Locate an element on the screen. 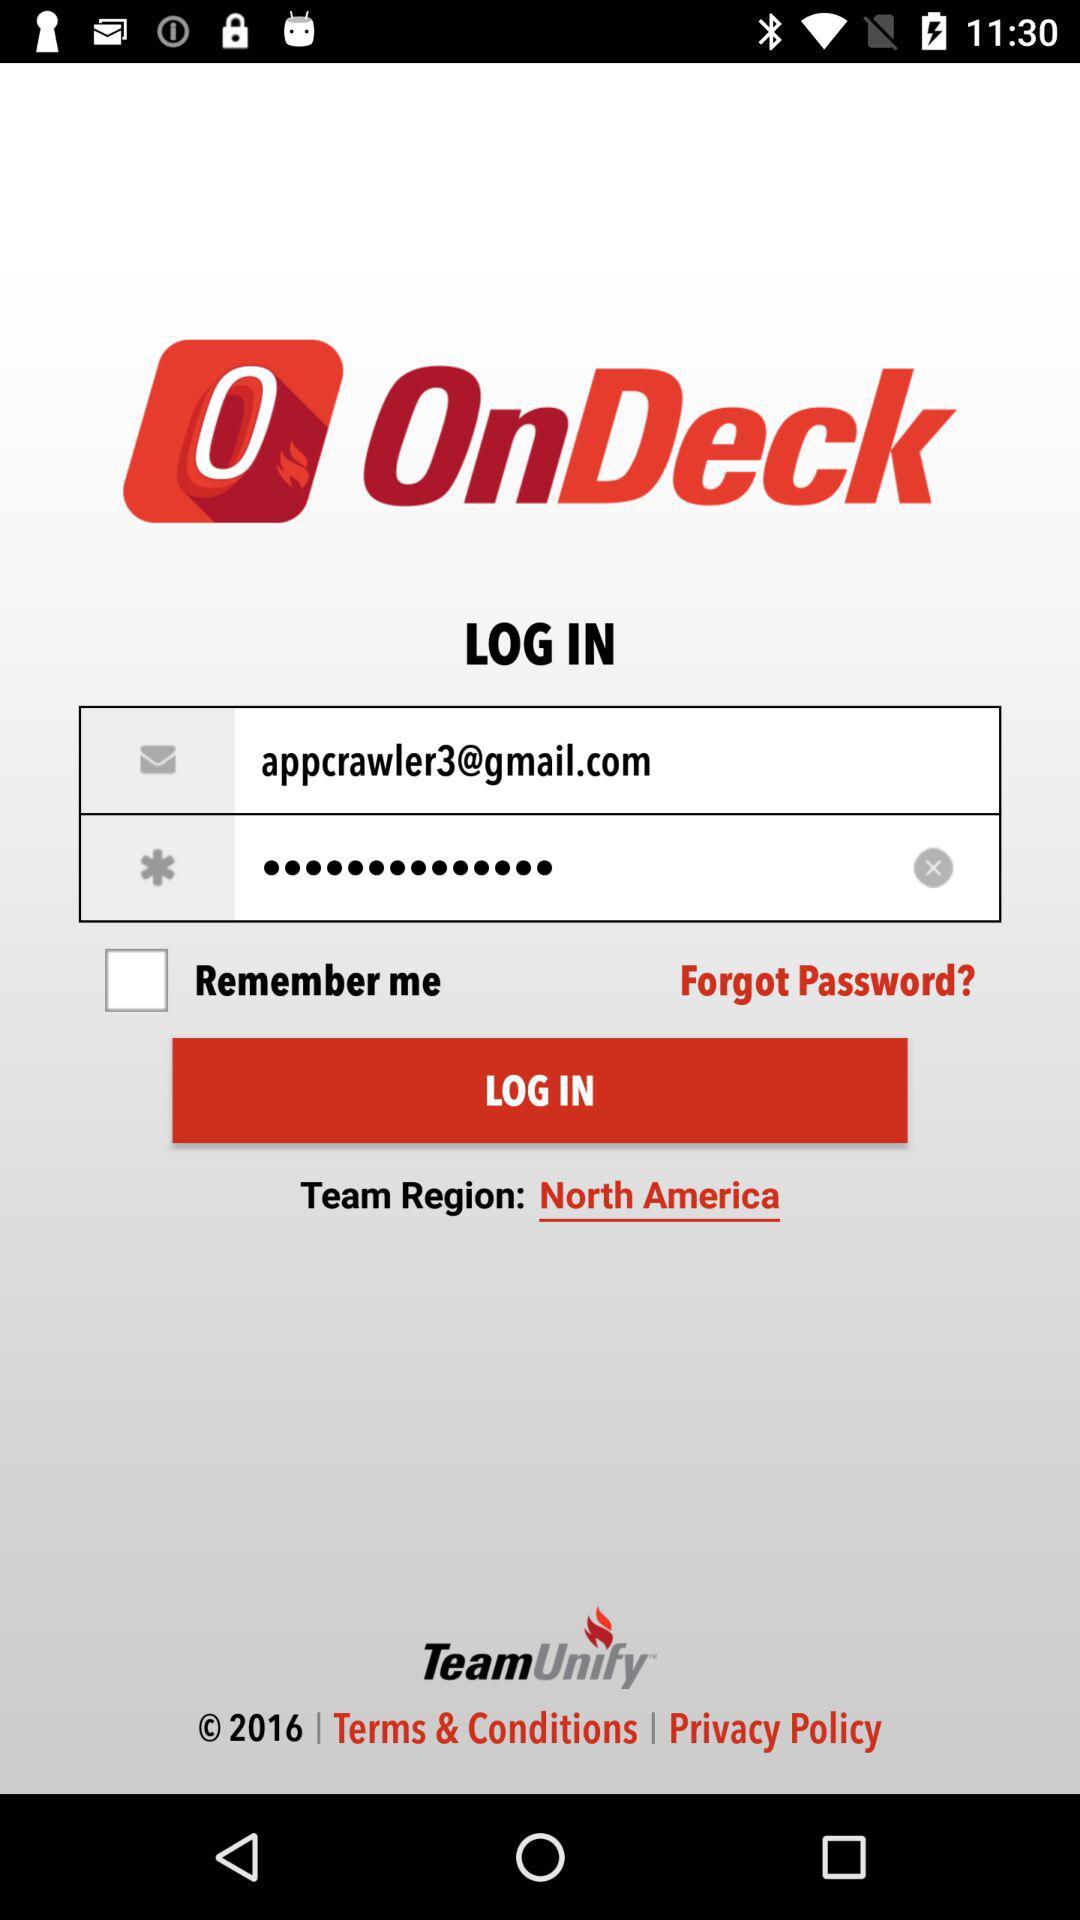 Image resolution: width=1080 pixels, height=1920 pixels. privacy policy is located at coordinates (774, 1727).